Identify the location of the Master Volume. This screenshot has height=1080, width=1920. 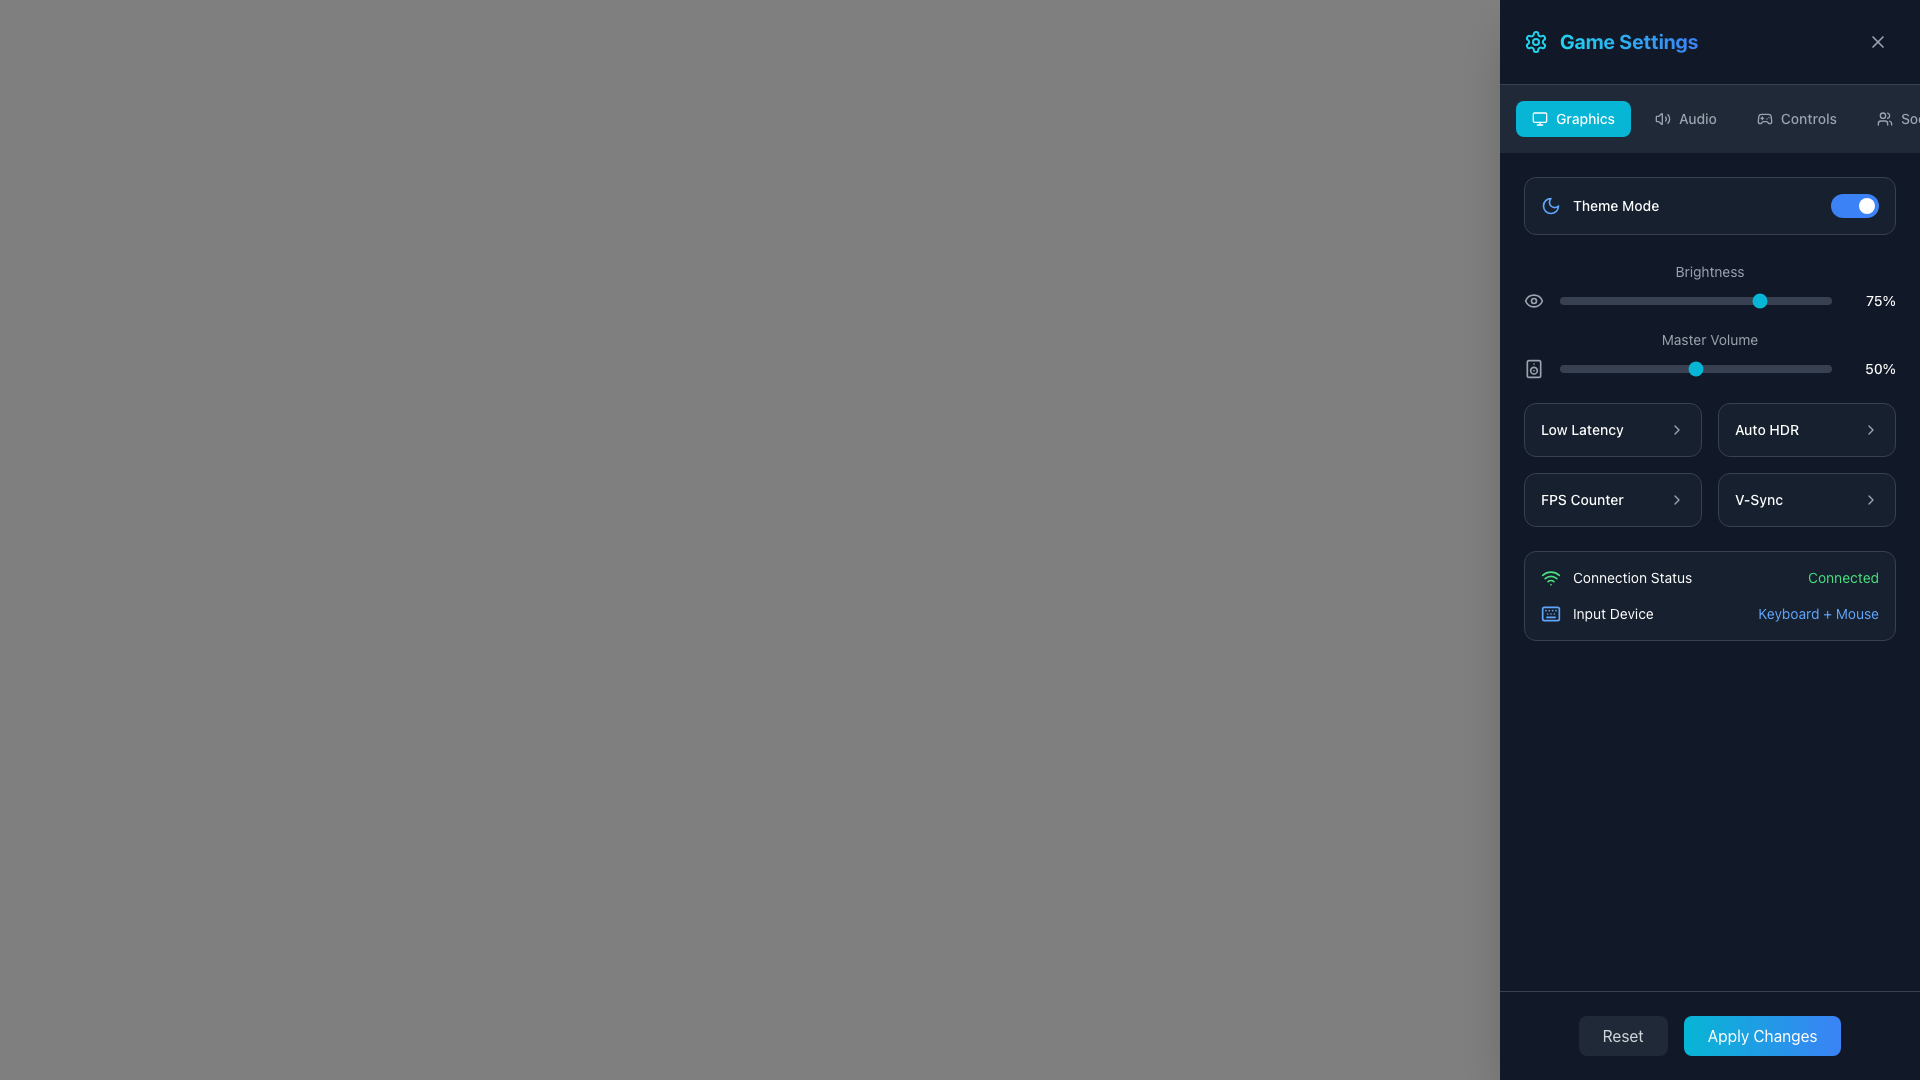
(1730, 369).